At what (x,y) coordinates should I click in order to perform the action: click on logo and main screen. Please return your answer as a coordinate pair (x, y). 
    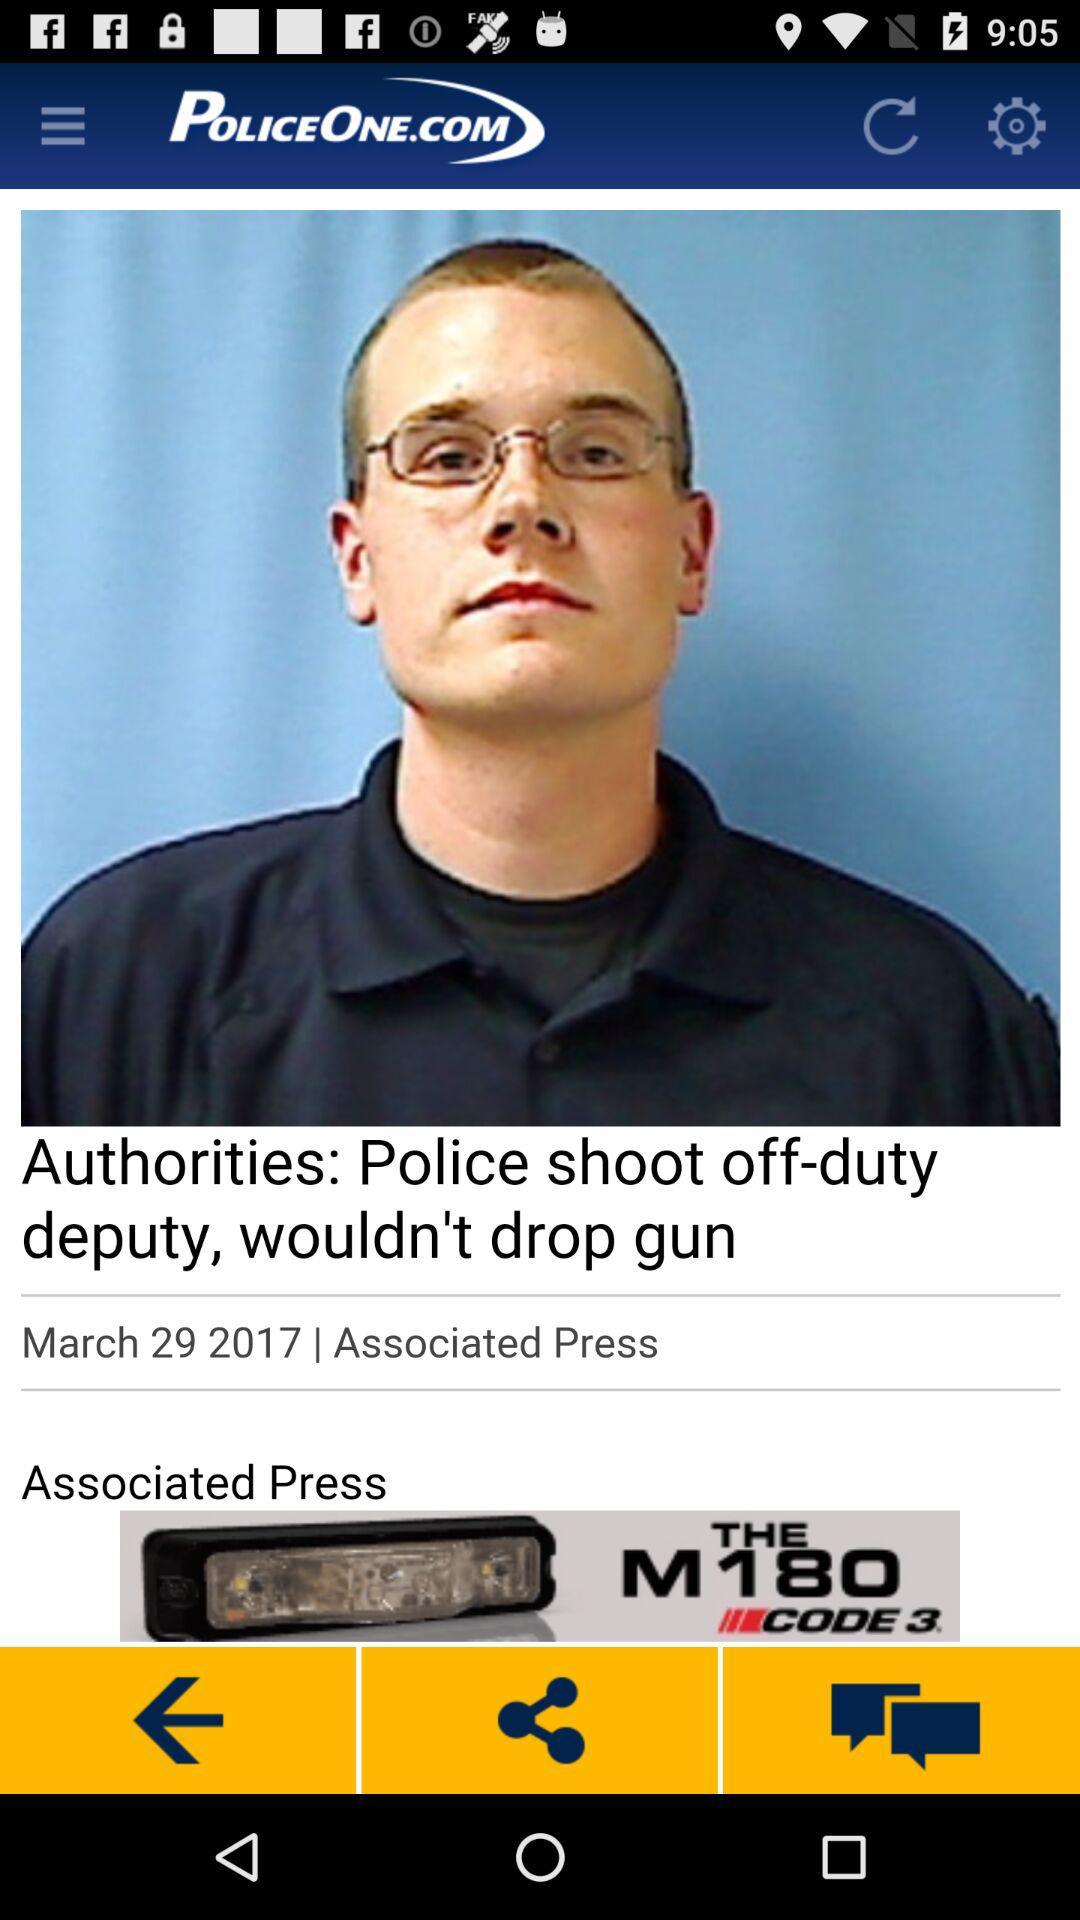
    Looking at the image, I should click on (477, 124).